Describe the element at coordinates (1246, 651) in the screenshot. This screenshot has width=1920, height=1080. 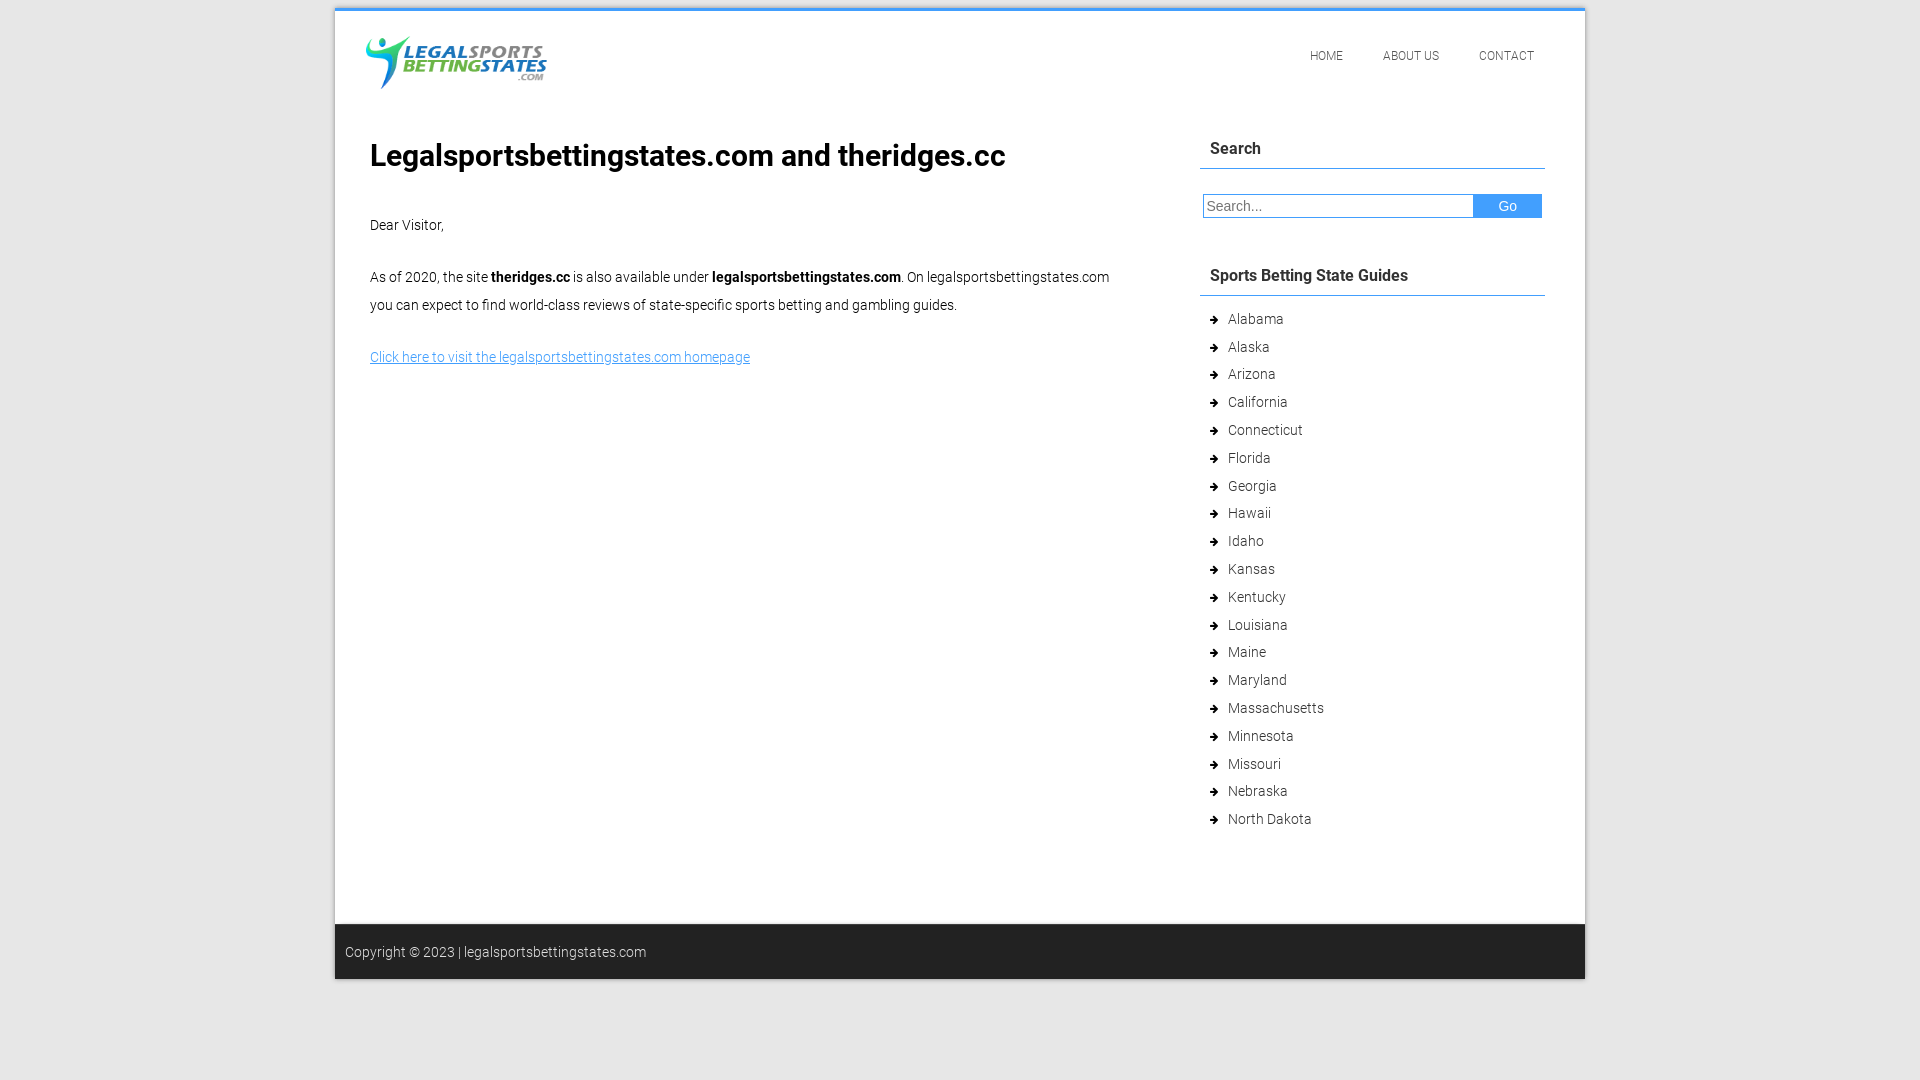
I see `'Maine'` at that location.